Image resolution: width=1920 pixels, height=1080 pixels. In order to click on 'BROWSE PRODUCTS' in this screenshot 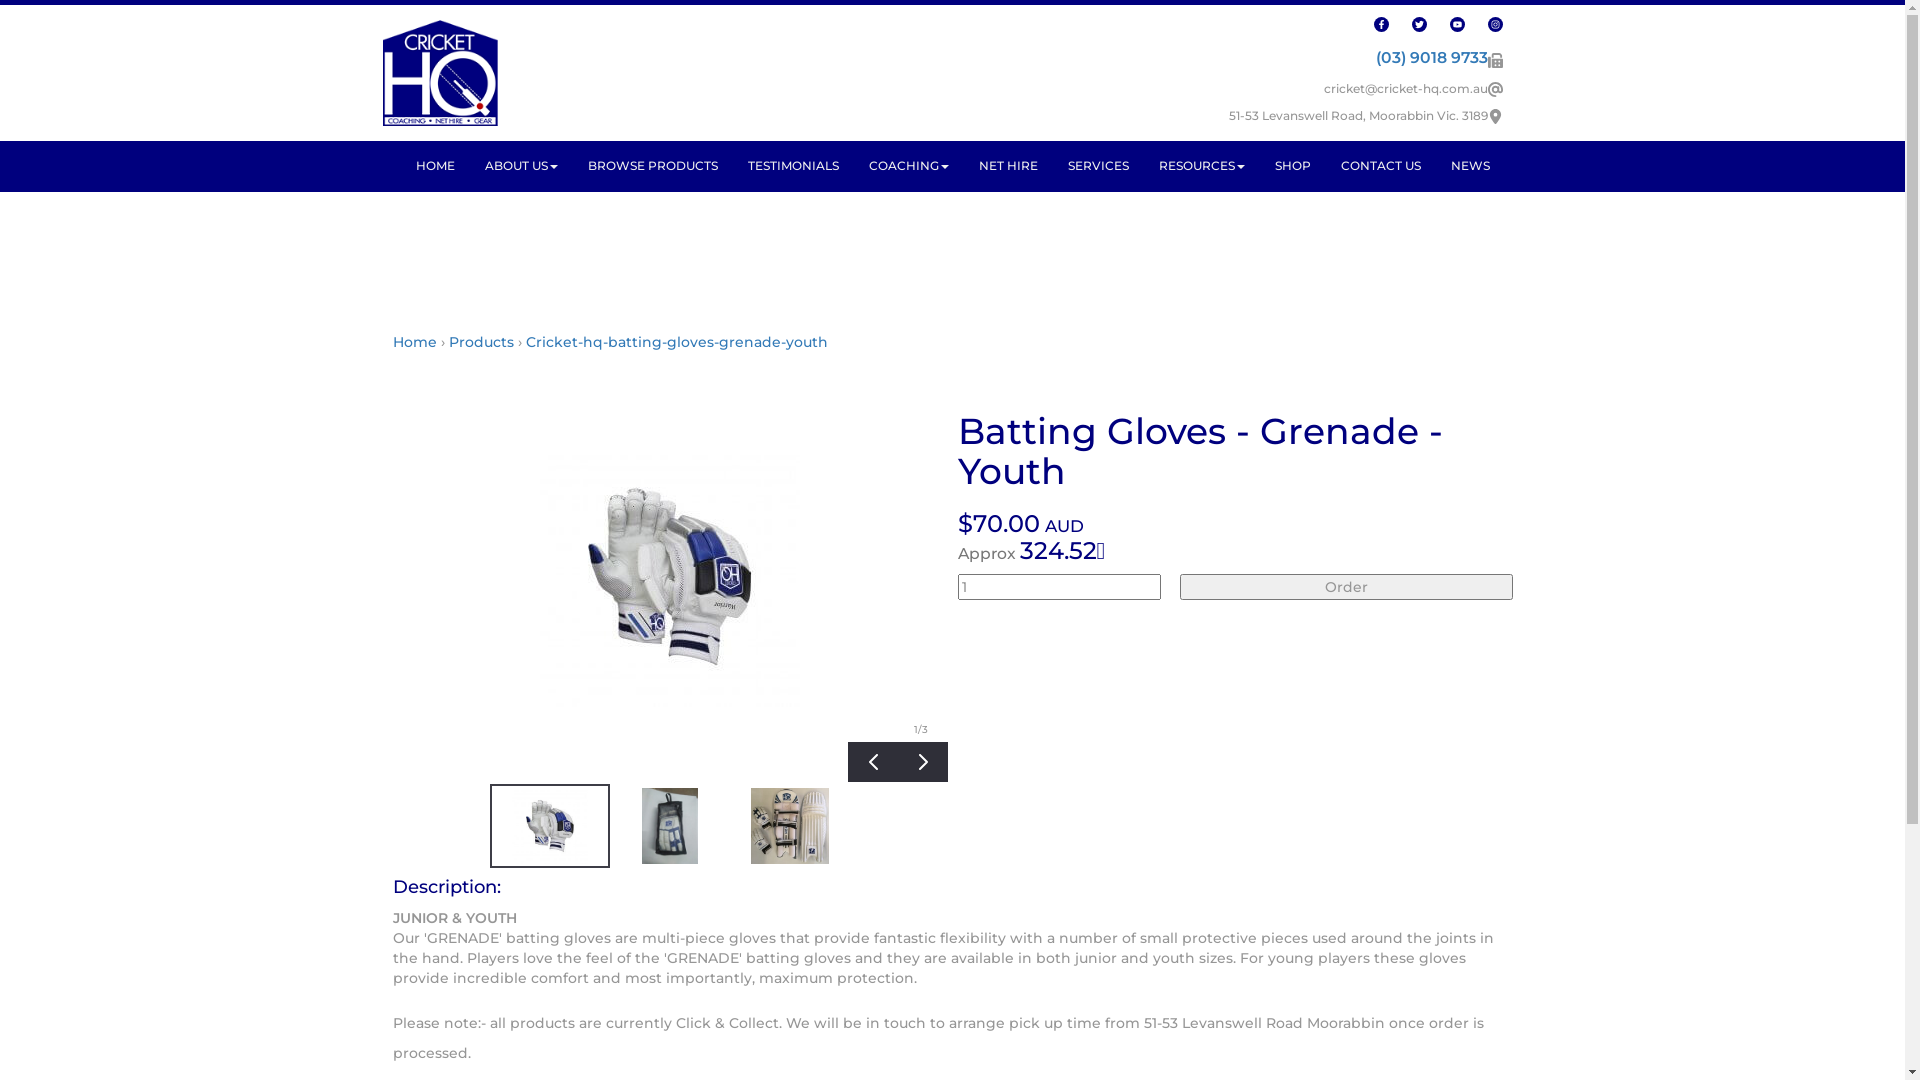, I will do `click(652, 164)`.